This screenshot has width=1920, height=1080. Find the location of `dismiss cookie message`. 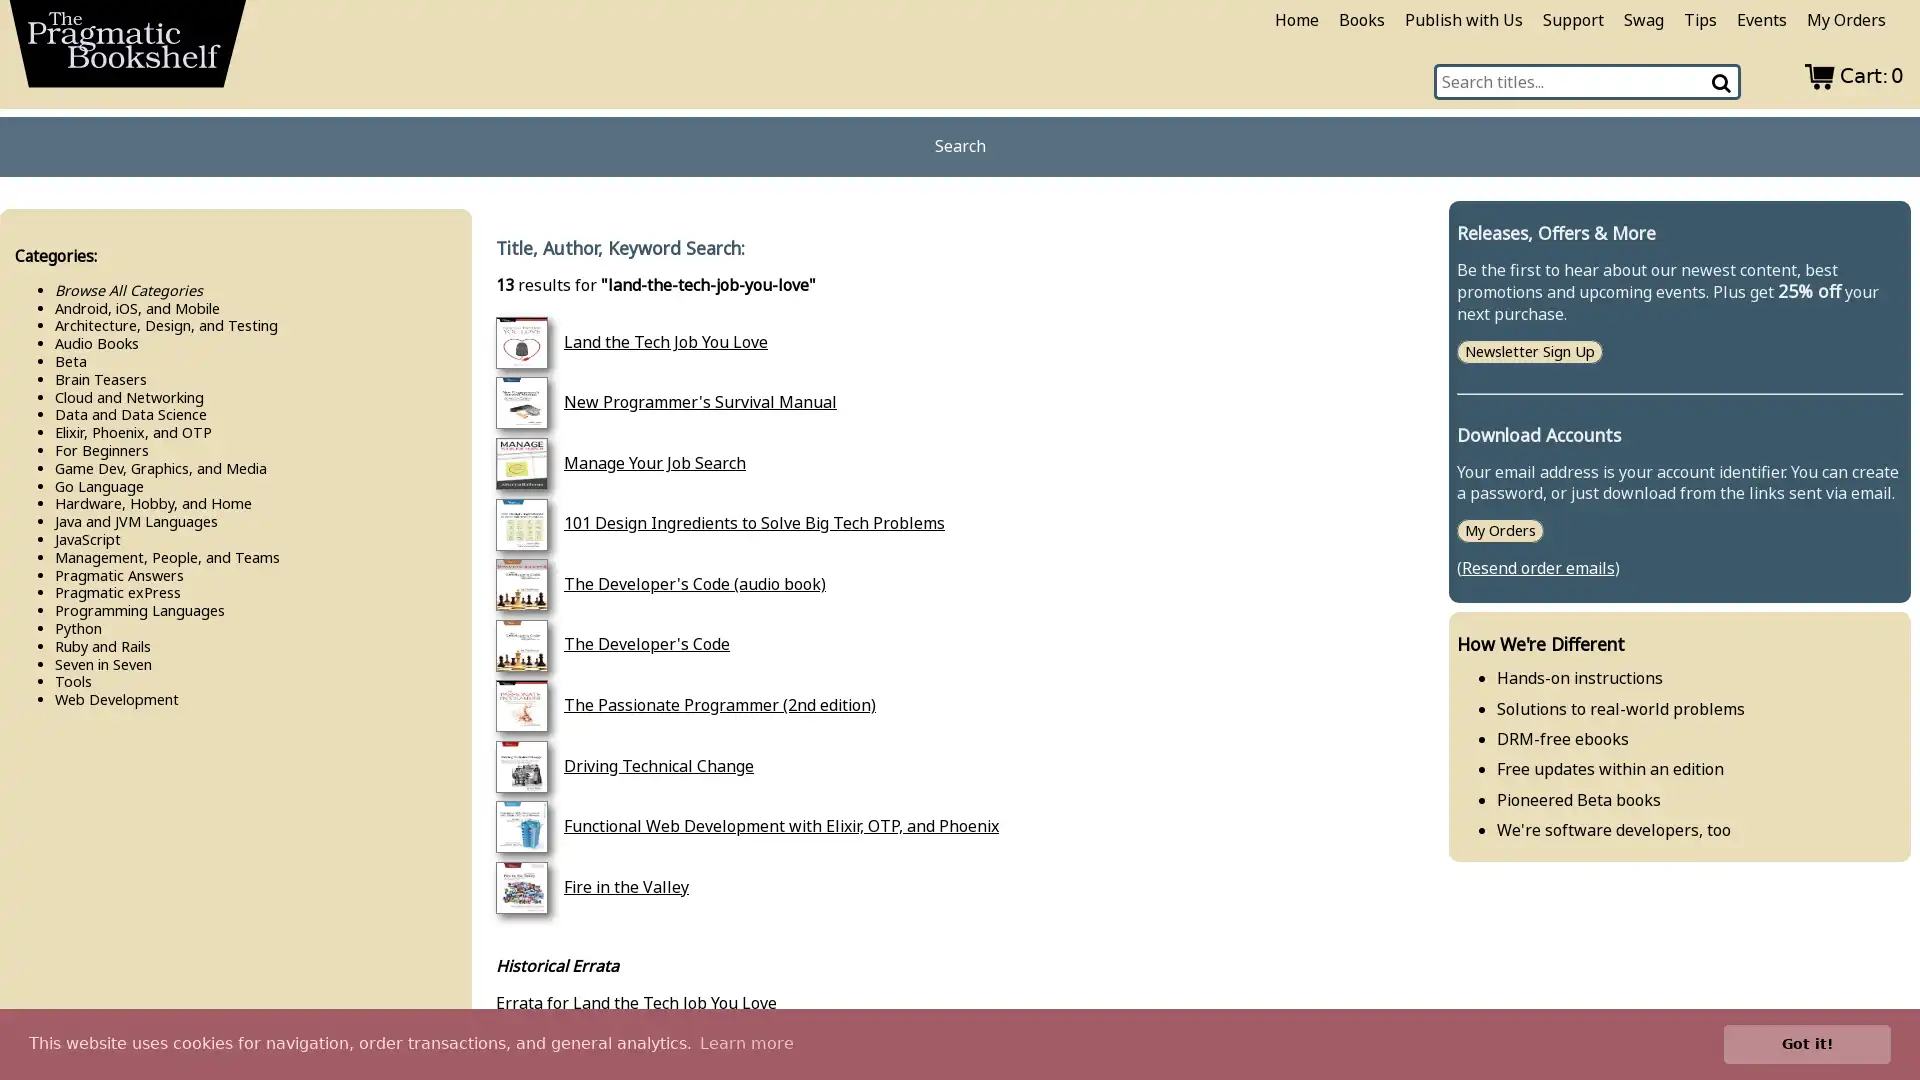

dismiss cookie message is located at coordinates (1807, 1043).